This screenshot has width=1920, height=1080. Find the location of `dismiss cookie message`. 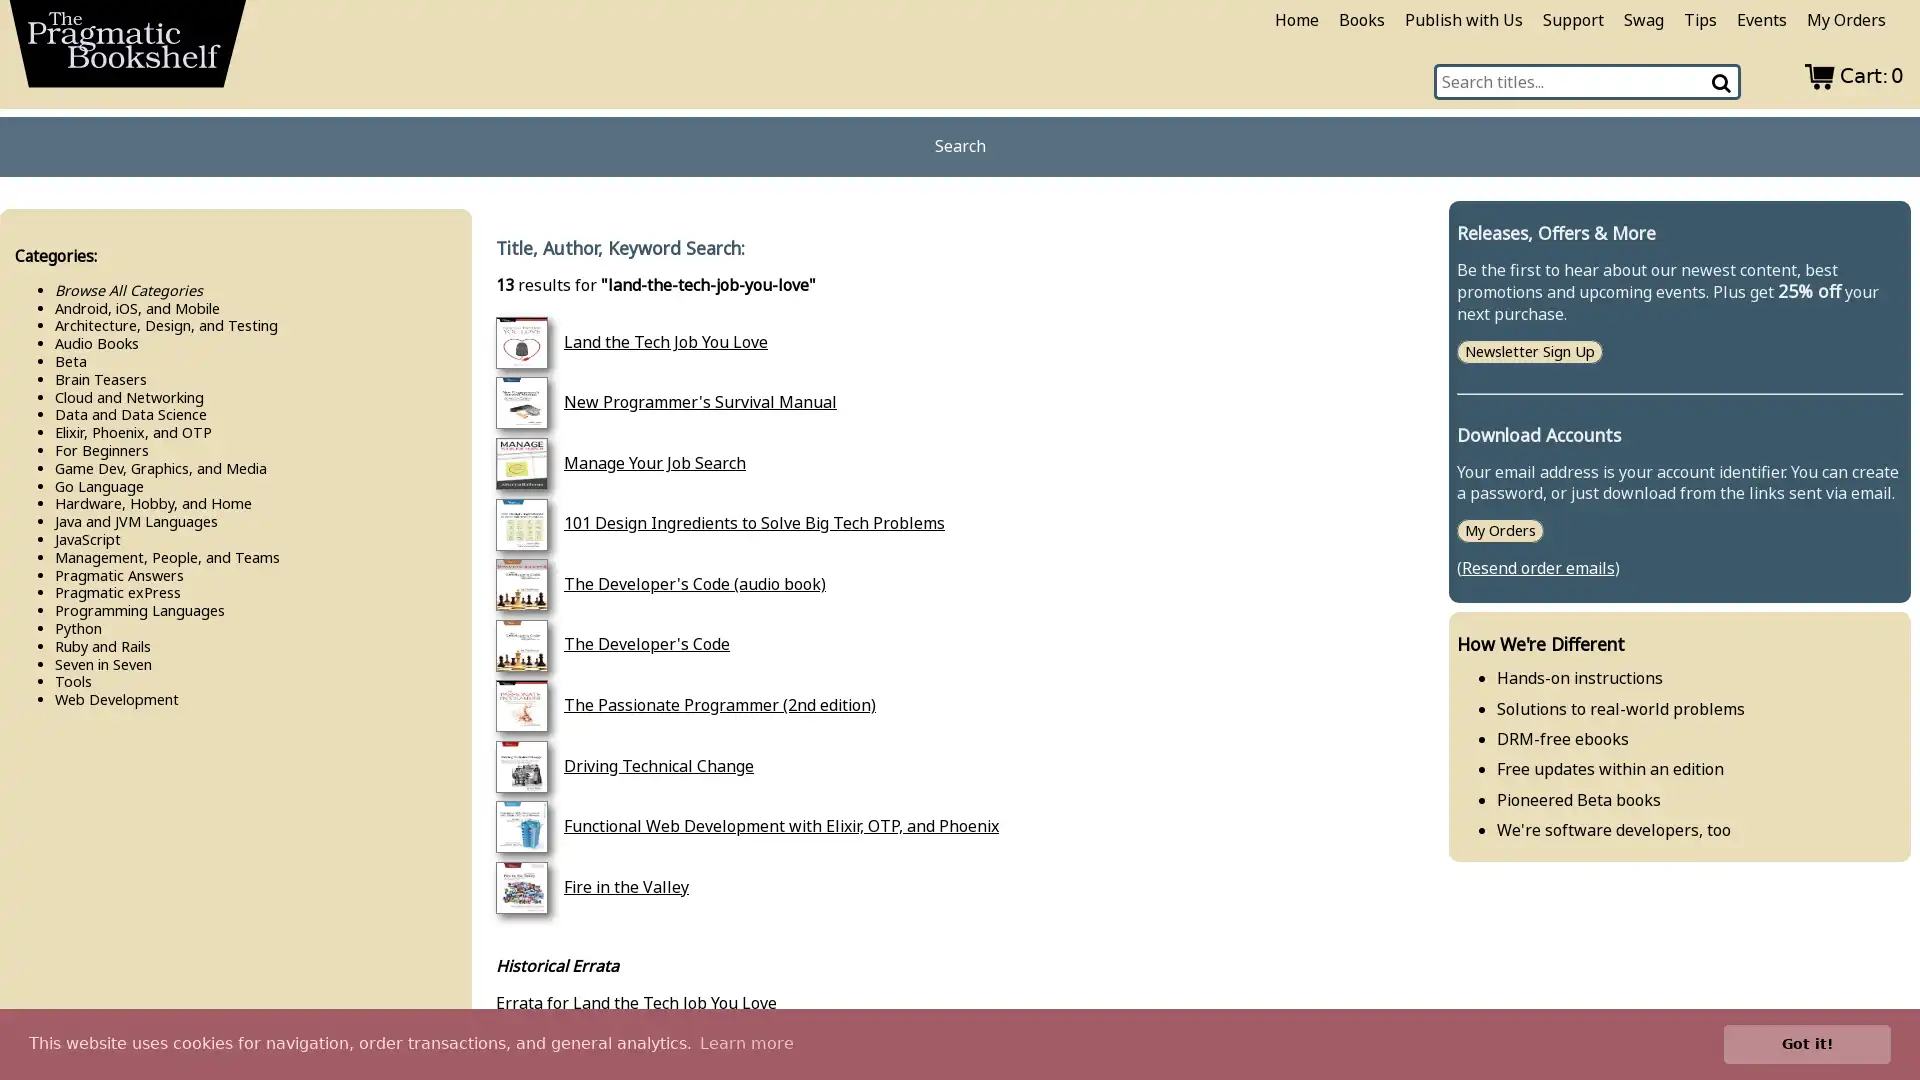

dismiss cookie message is located at coordinates (1807, 1043).